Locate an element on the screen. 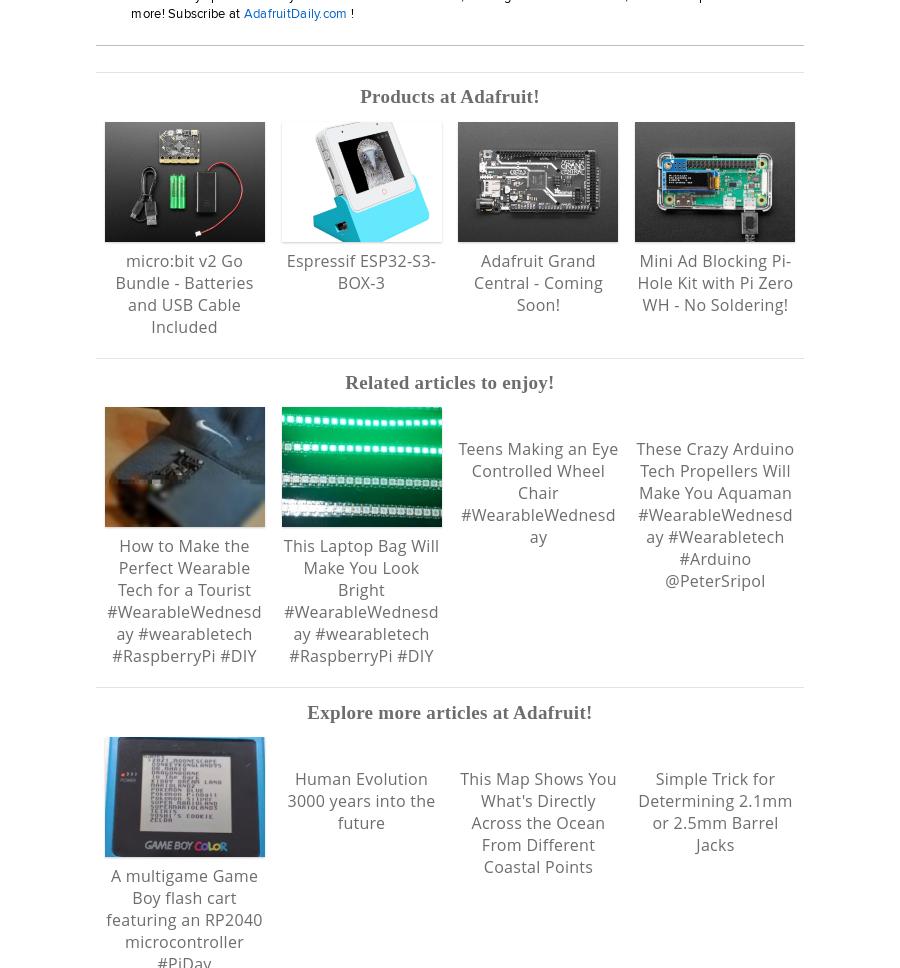 This screenshot has height=968, width=900. 'Simple Trick for Determining 2.1mm or 2.5mm Barrel Jacks' is located at coordinates (713, 832).